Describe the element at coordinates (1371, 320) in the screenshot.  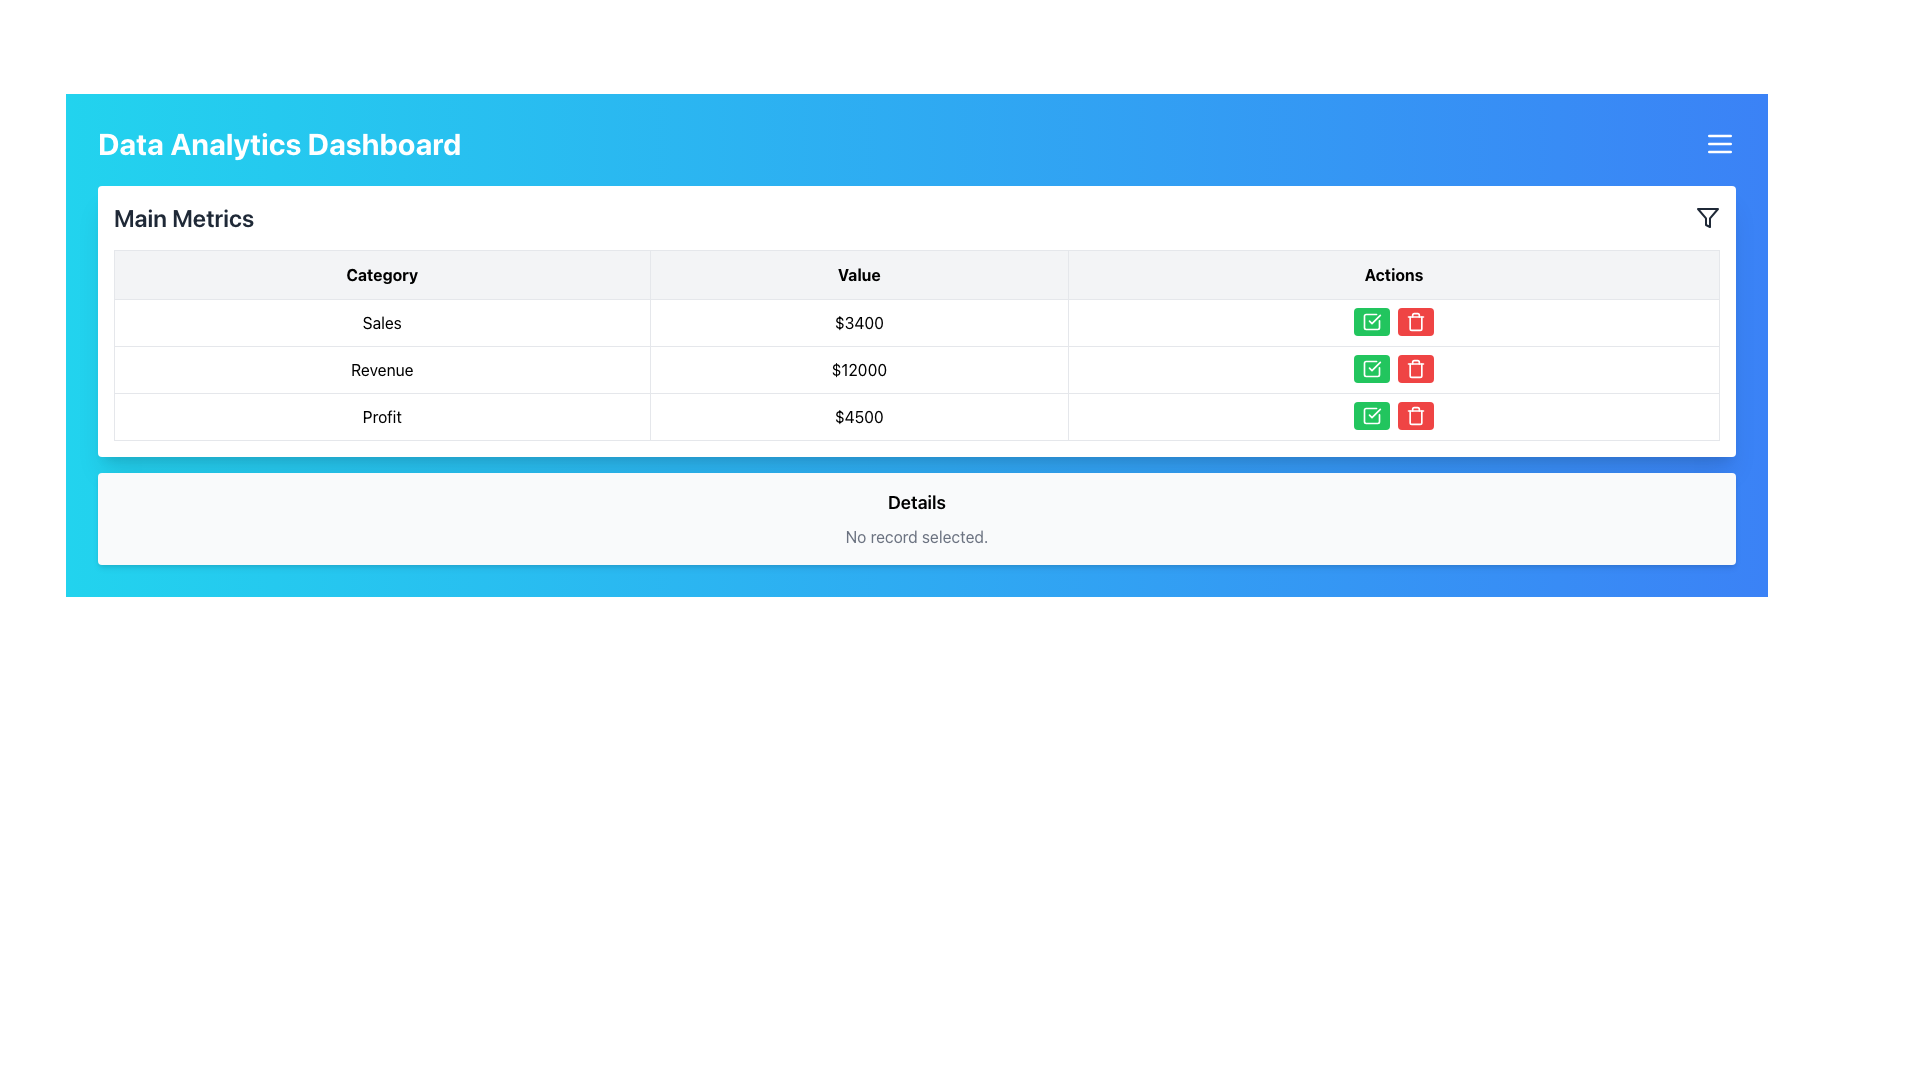
I see `the 'Validate' button located in the 'Actions' column of the first row of the table to approve the associated data row` at that location.